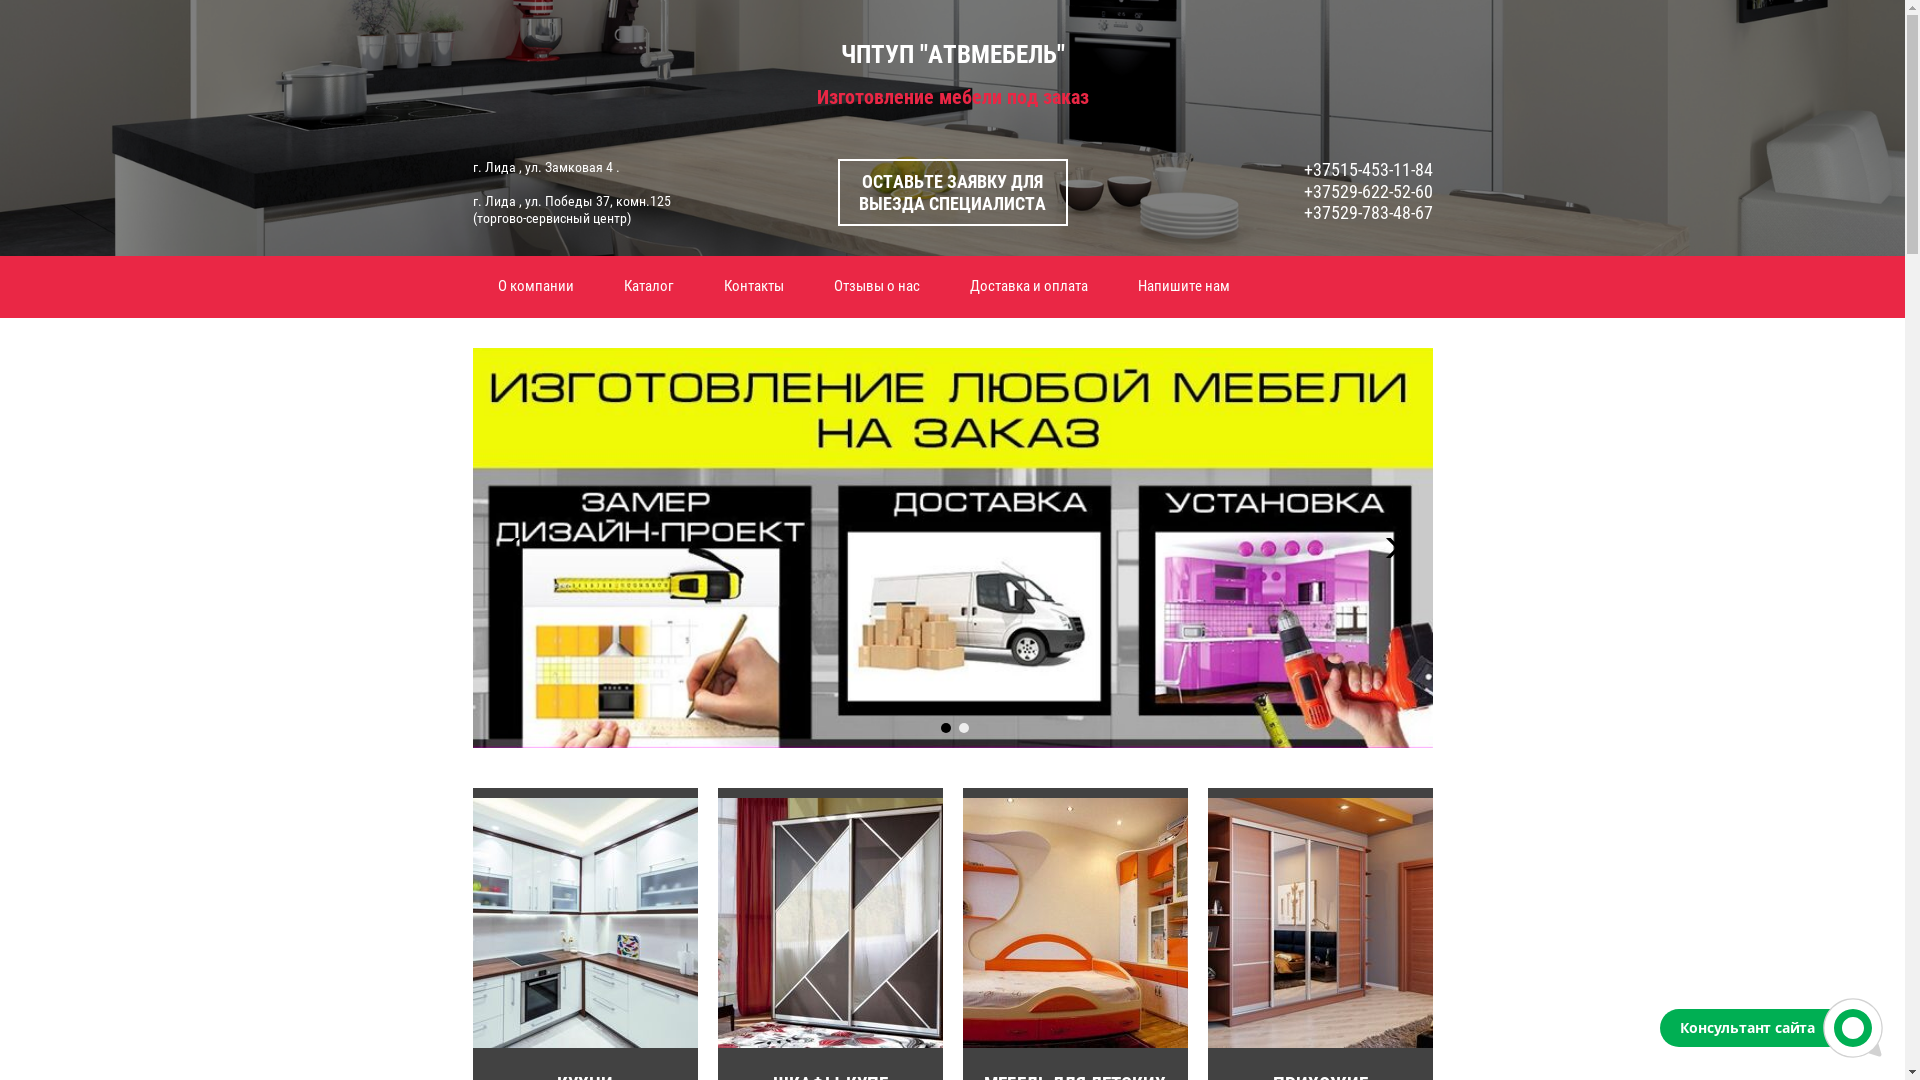 This screenshot has width=1920, height=1080. I want to click on '+37529-622-52-60', so click(1367, 191).